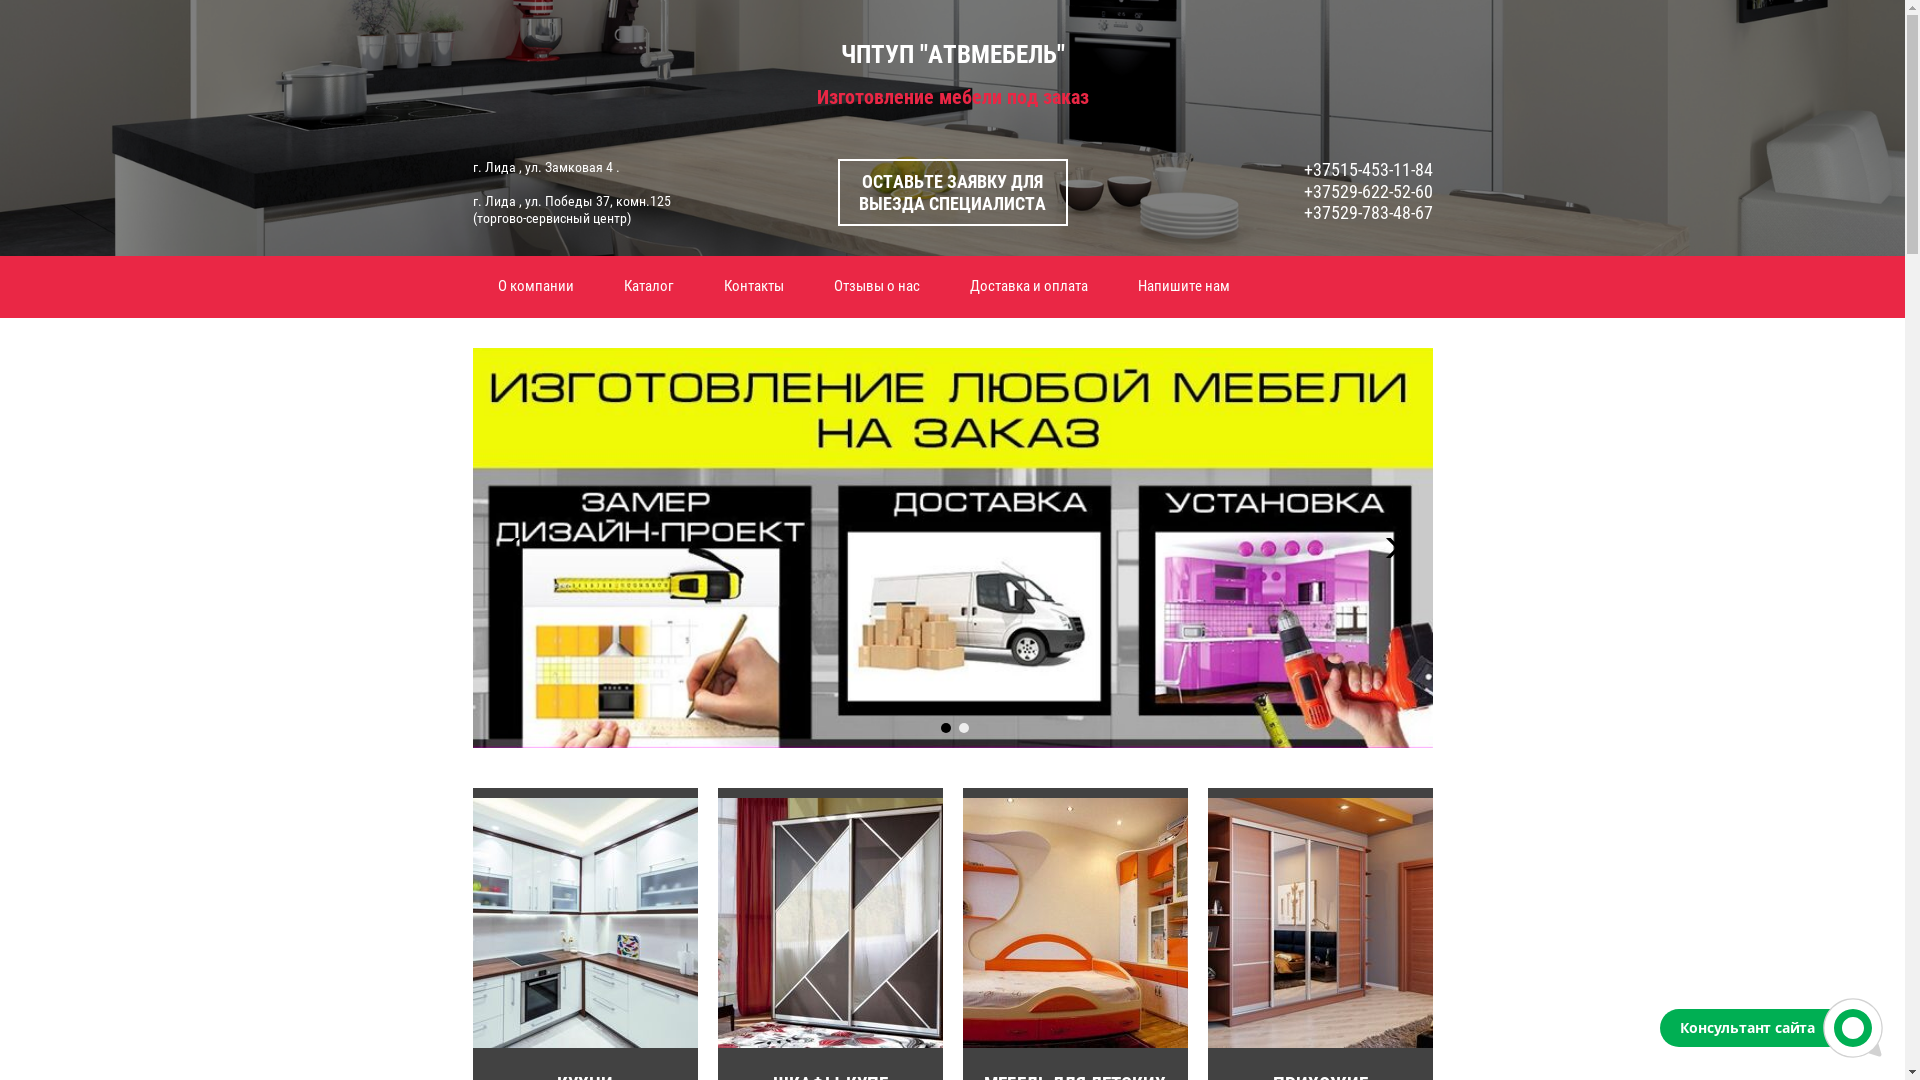 This screenshot has width=1920, height=1080. I want to click on '+37529-622-52-60', so click(1367, 191).